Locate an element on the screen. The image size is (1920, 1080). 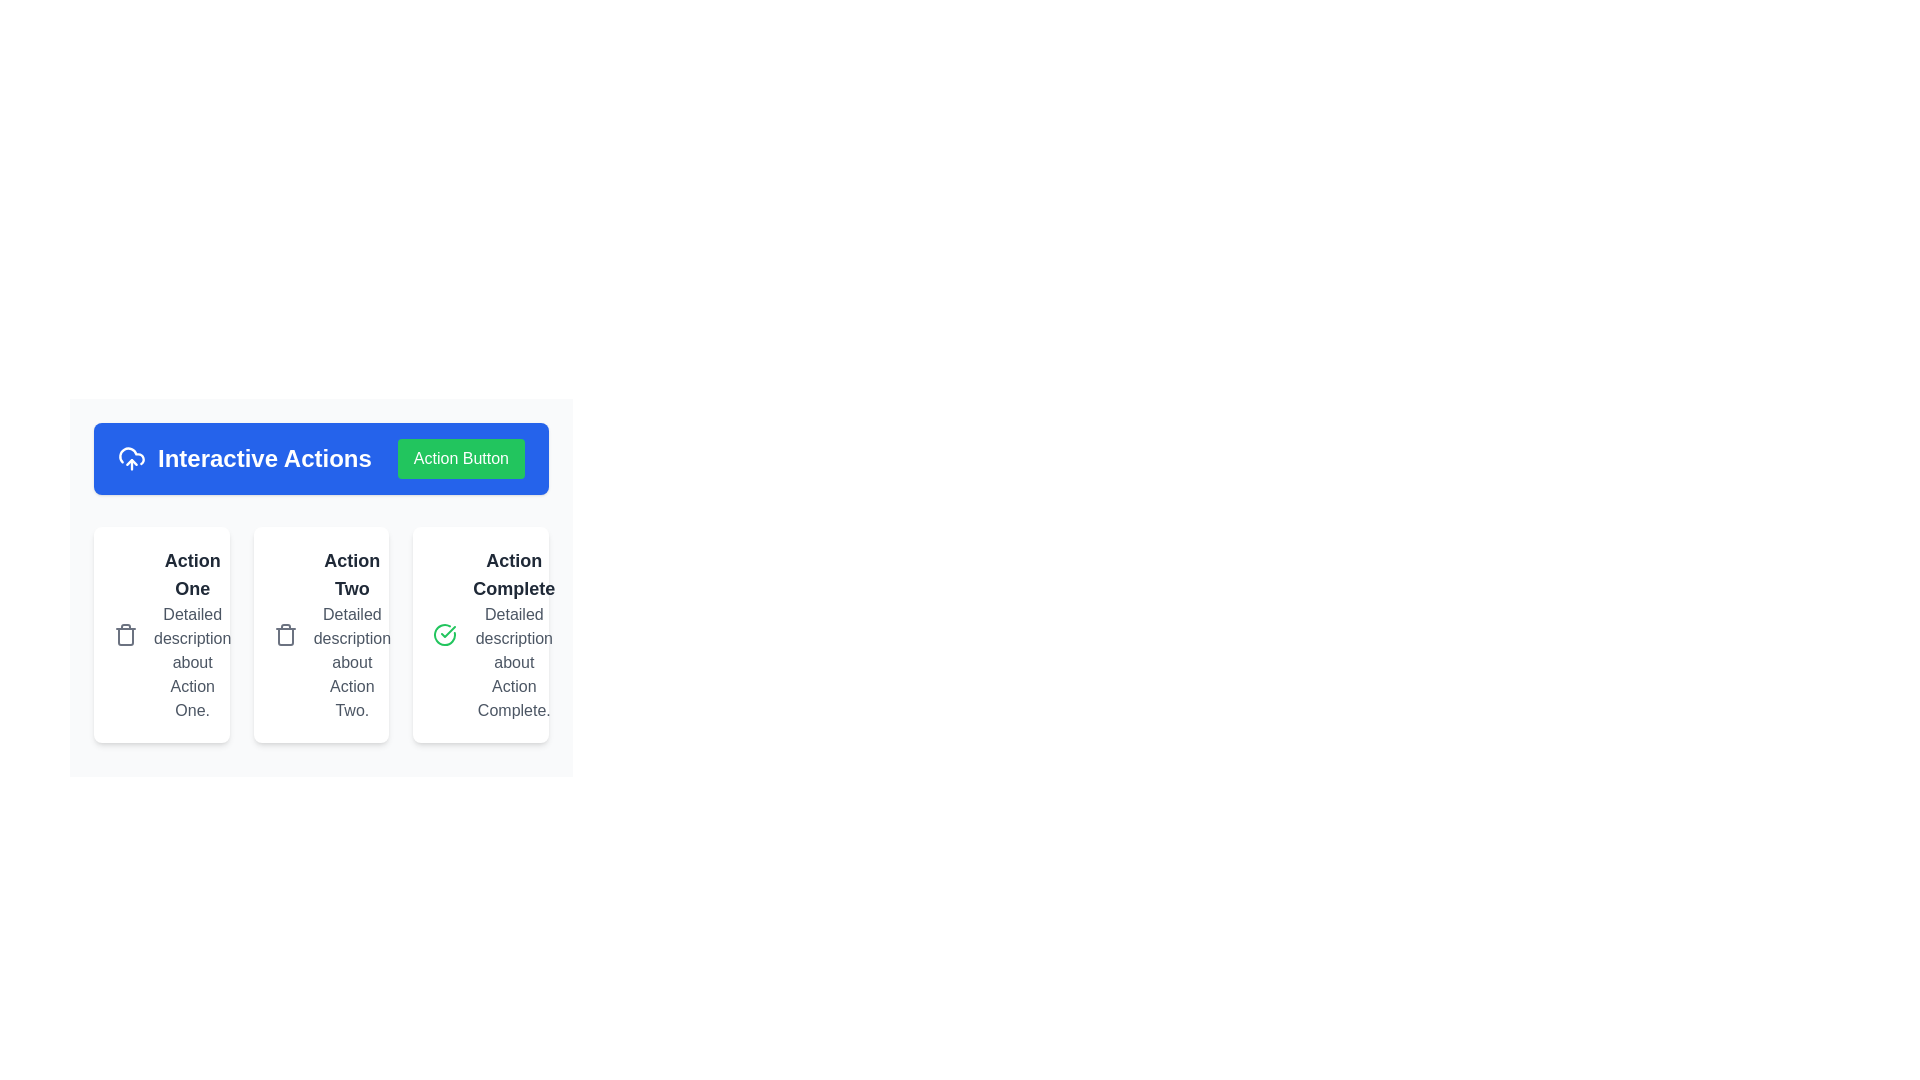
the static text providing additional information under the 'Action Complete' title in the third card of a horizontal list of three cards is located at coordinates (514, 663).